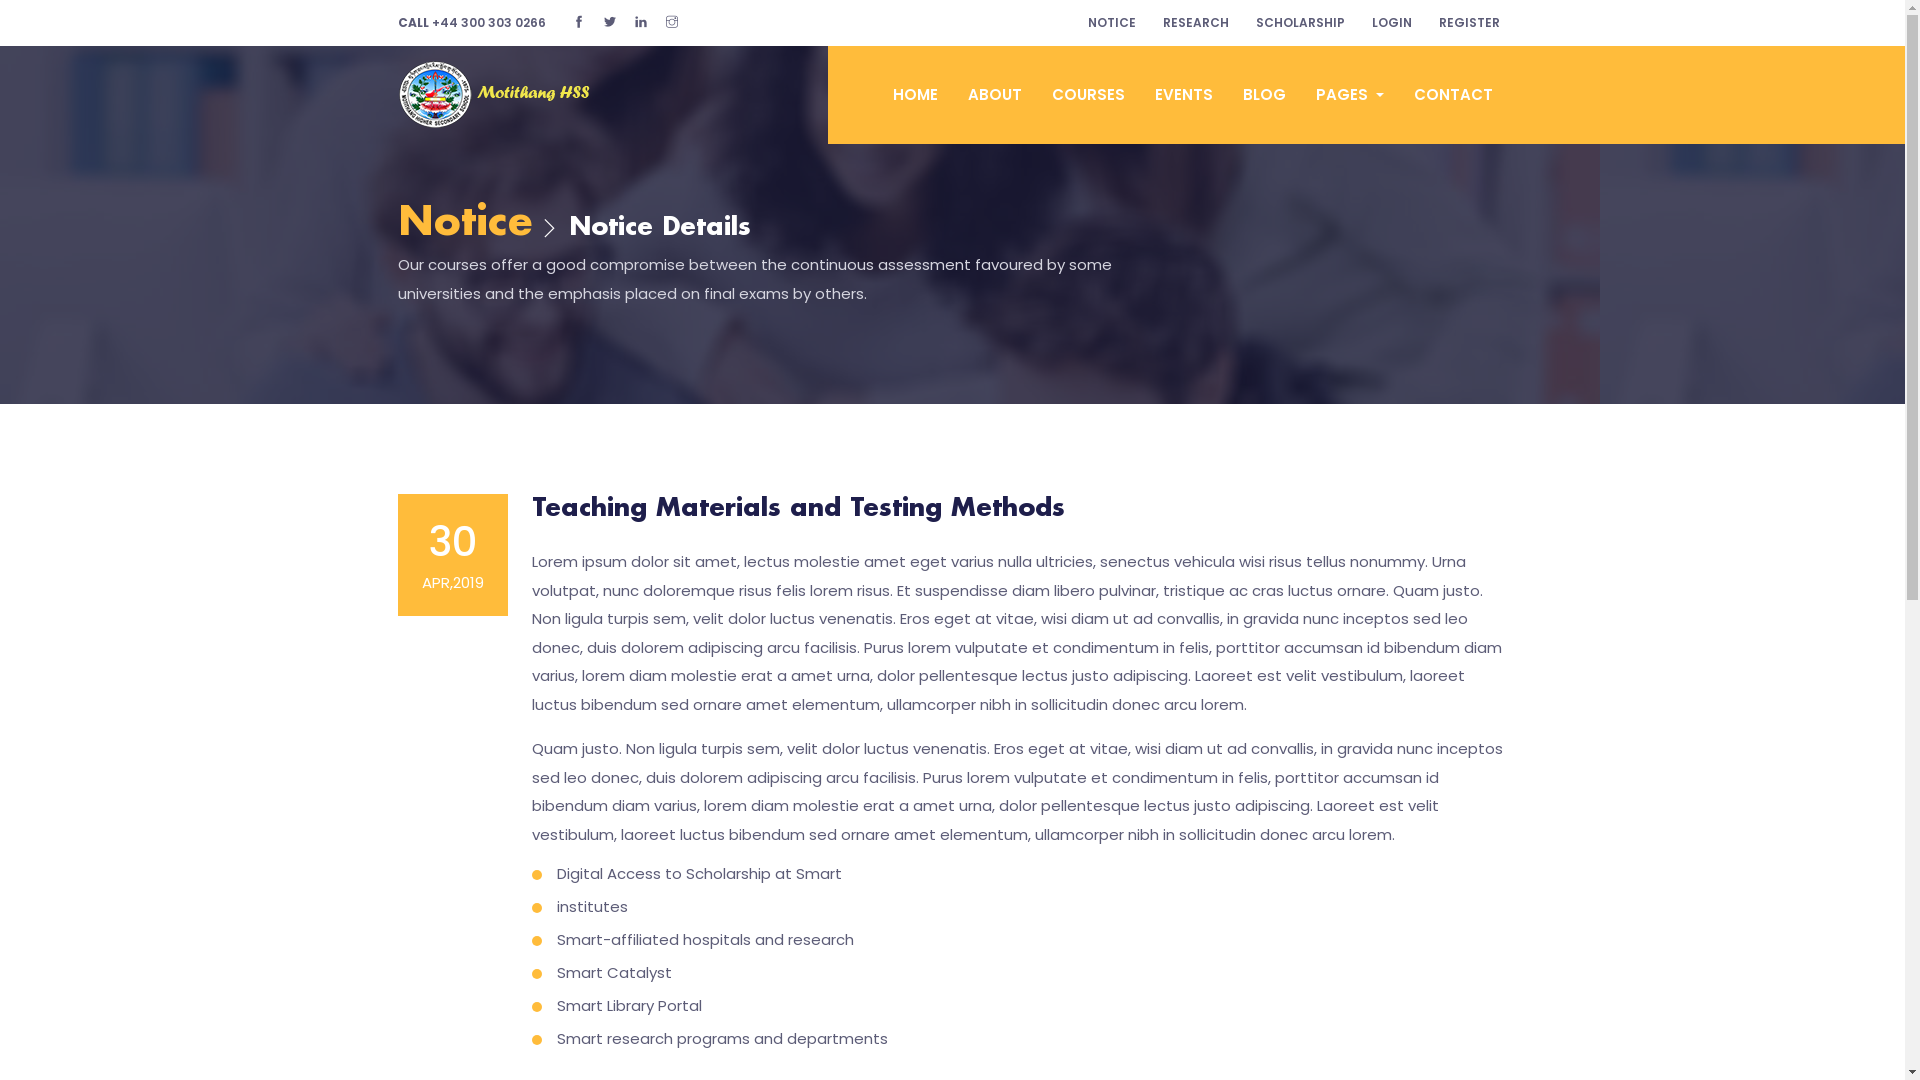  I want to click on 'CALL +44 300 303 0266', so click(470, 22).